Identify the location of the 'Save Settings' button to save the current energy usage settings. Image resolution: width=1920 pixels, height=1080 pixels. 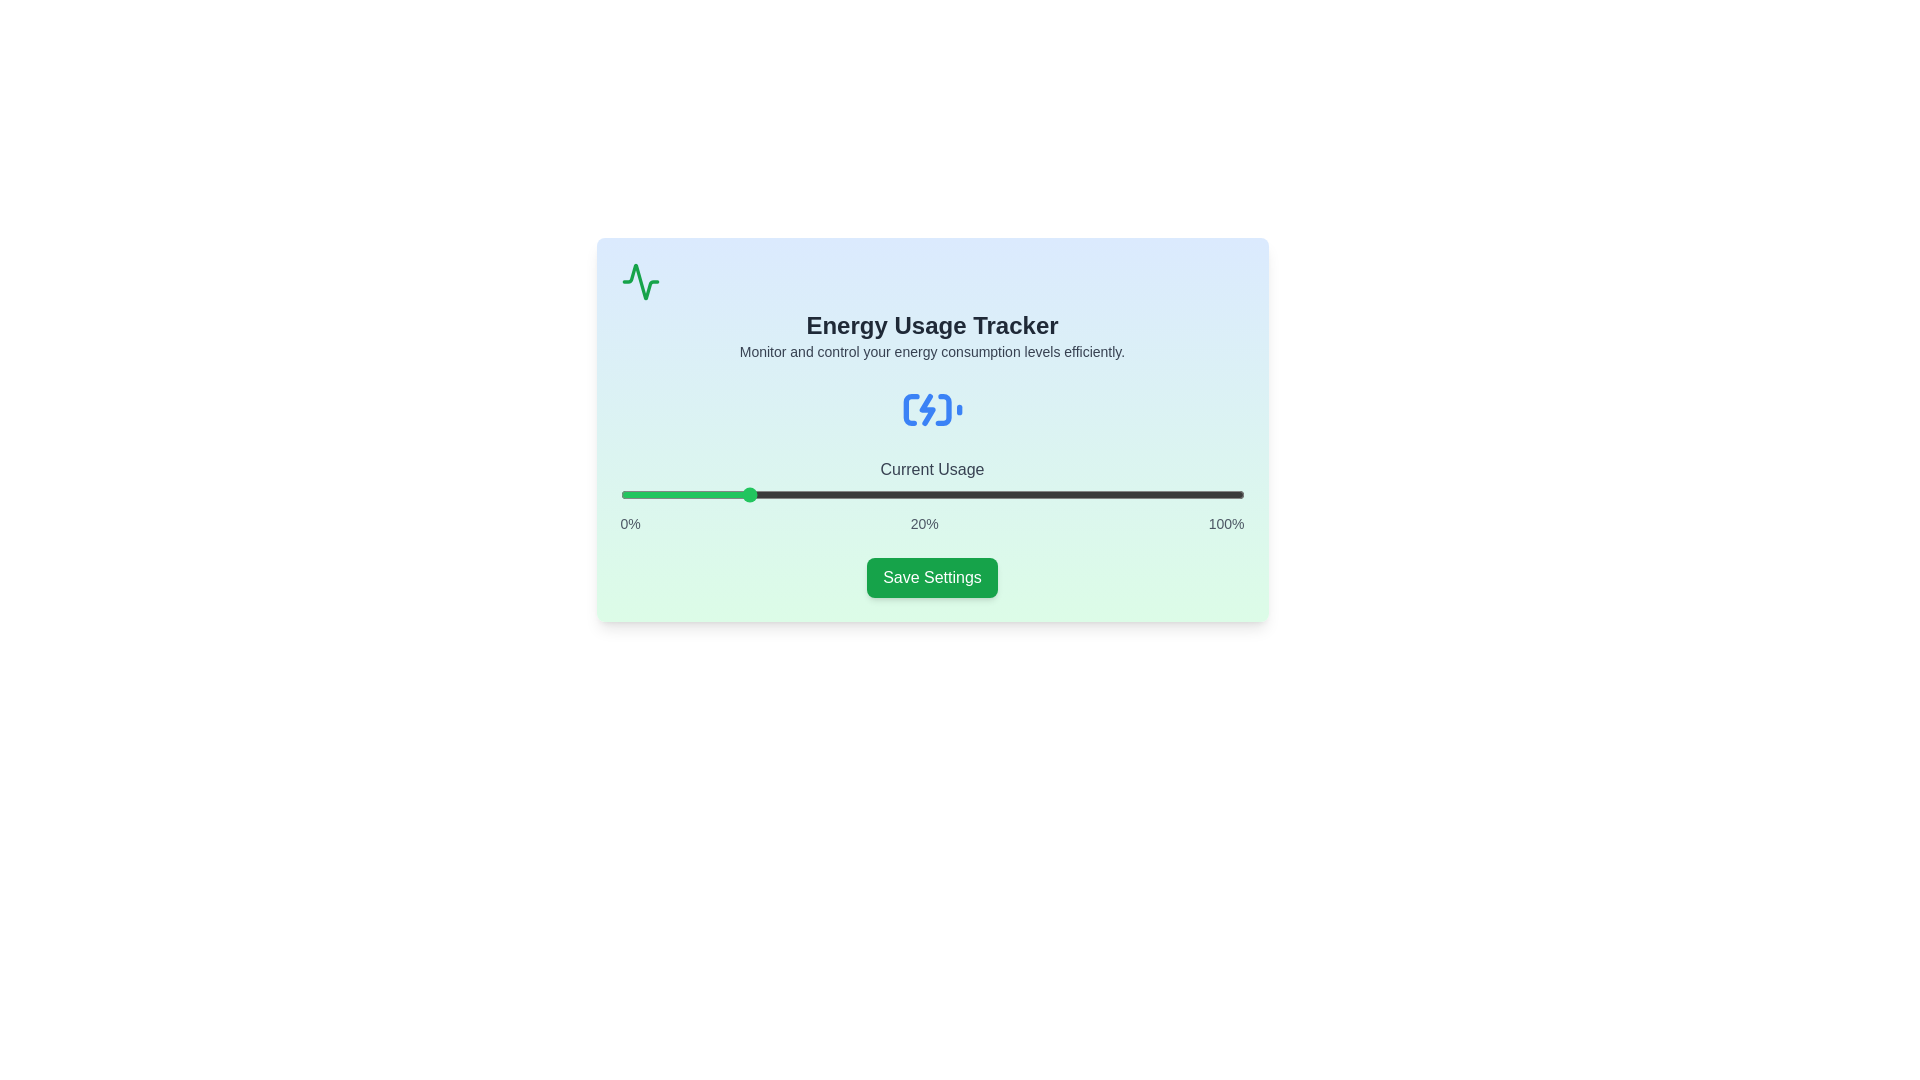
(931, 578).